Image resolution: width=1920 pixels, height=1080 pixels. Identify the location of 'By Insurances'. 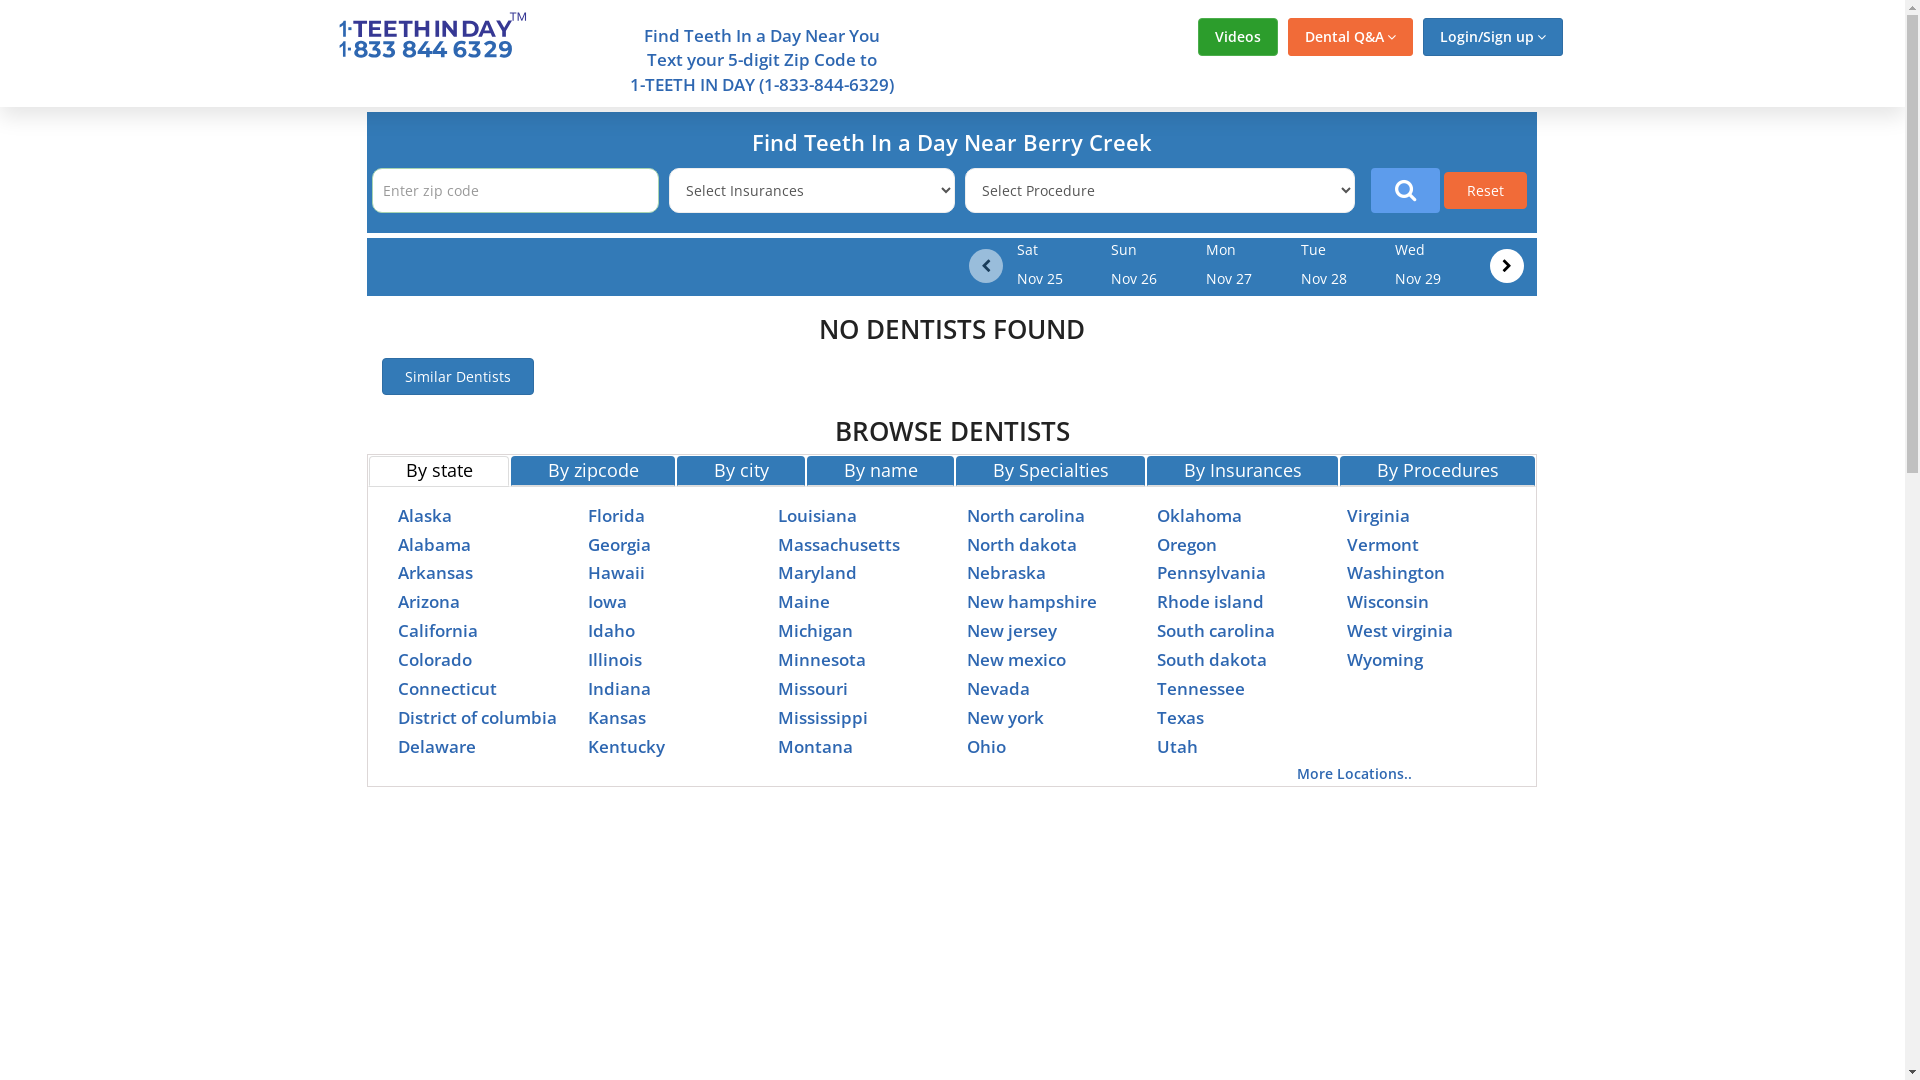
(1241, 470).